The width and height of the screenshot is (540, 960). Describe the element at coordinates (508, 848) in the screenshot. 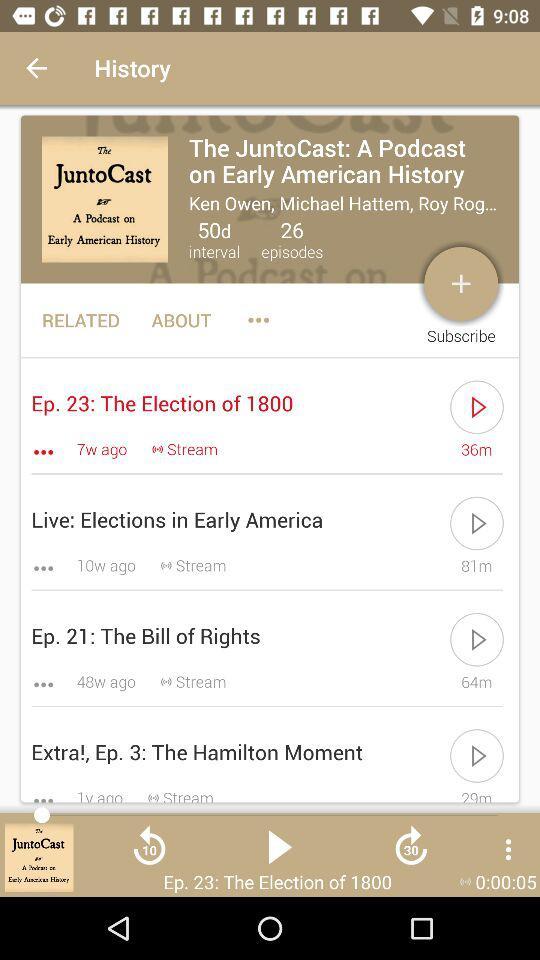

I see `the more icon` at that location.